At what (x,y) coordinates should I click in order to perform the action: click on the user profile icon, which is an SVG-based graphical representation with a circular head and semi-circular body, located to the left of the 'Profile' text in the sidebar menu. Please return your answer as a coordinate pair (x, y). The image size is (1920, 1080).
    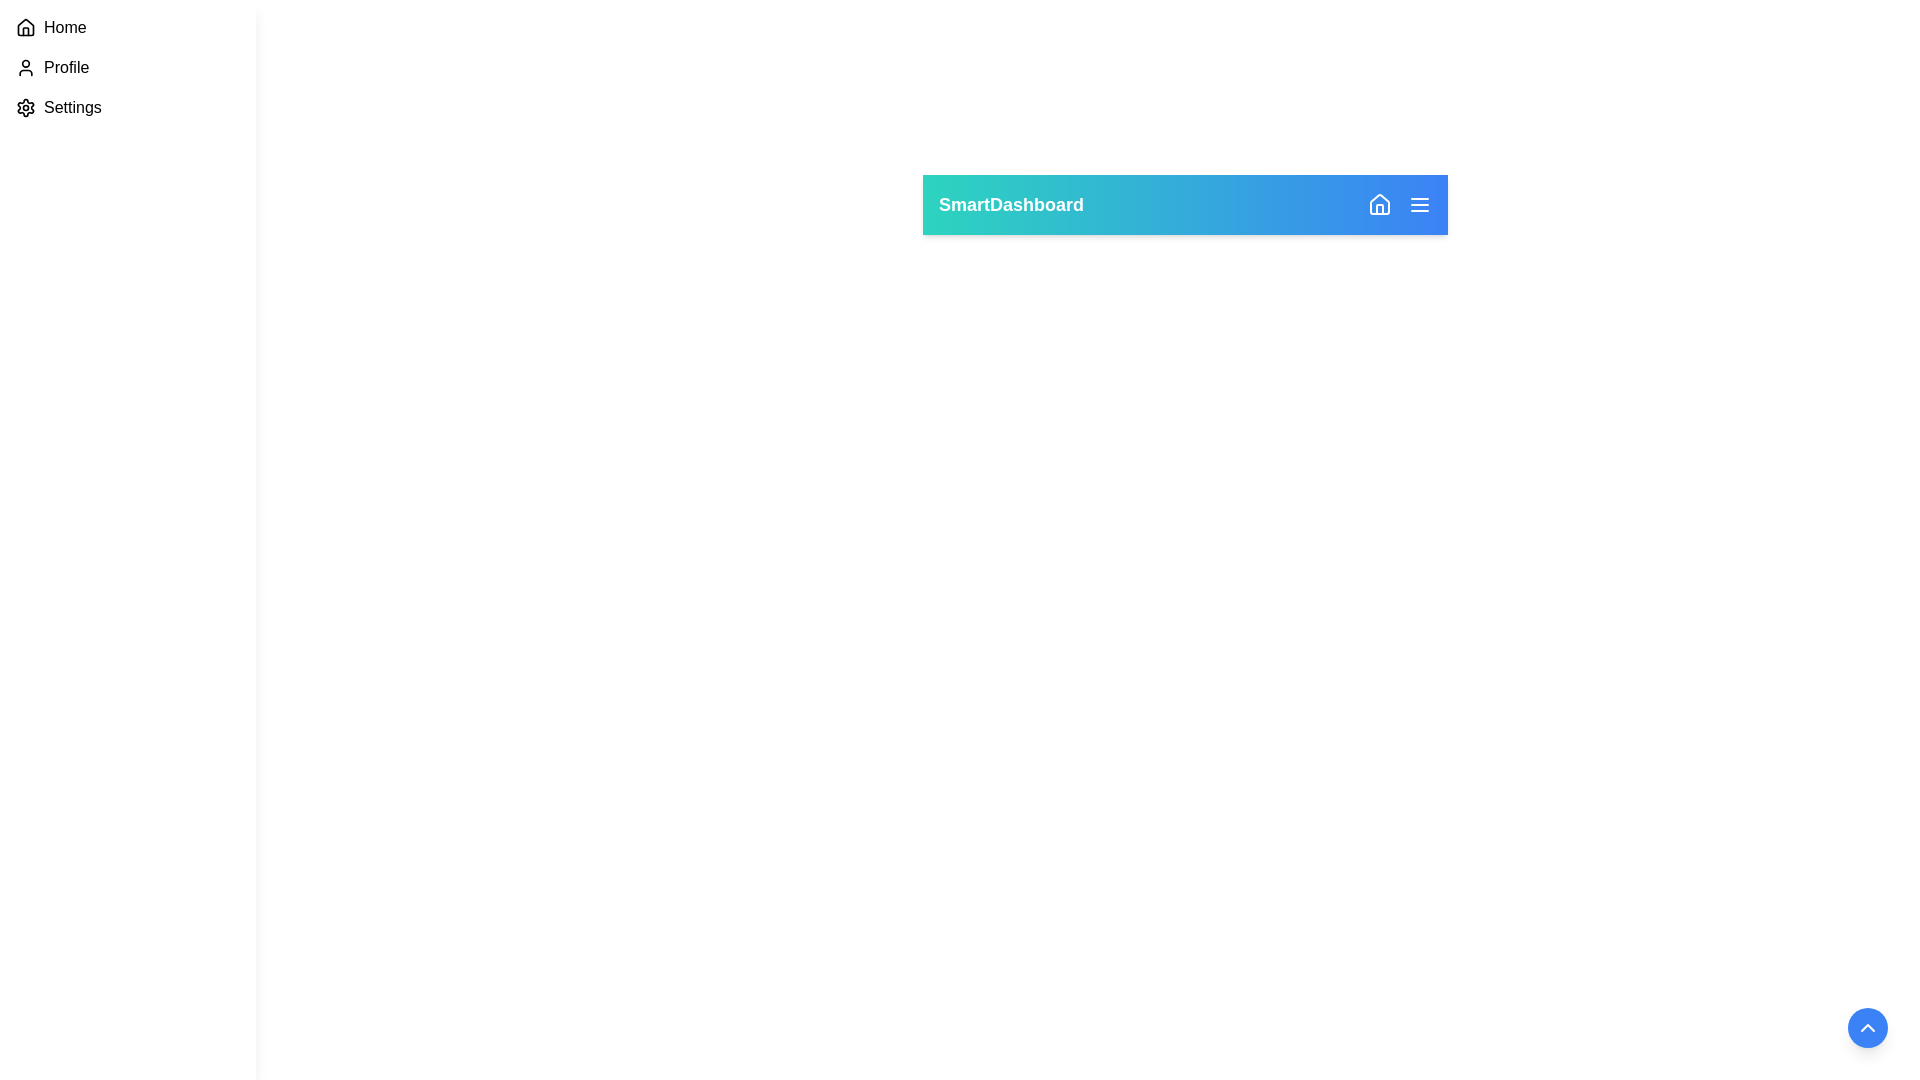
    Looking at the image, I should click on (25, 67).